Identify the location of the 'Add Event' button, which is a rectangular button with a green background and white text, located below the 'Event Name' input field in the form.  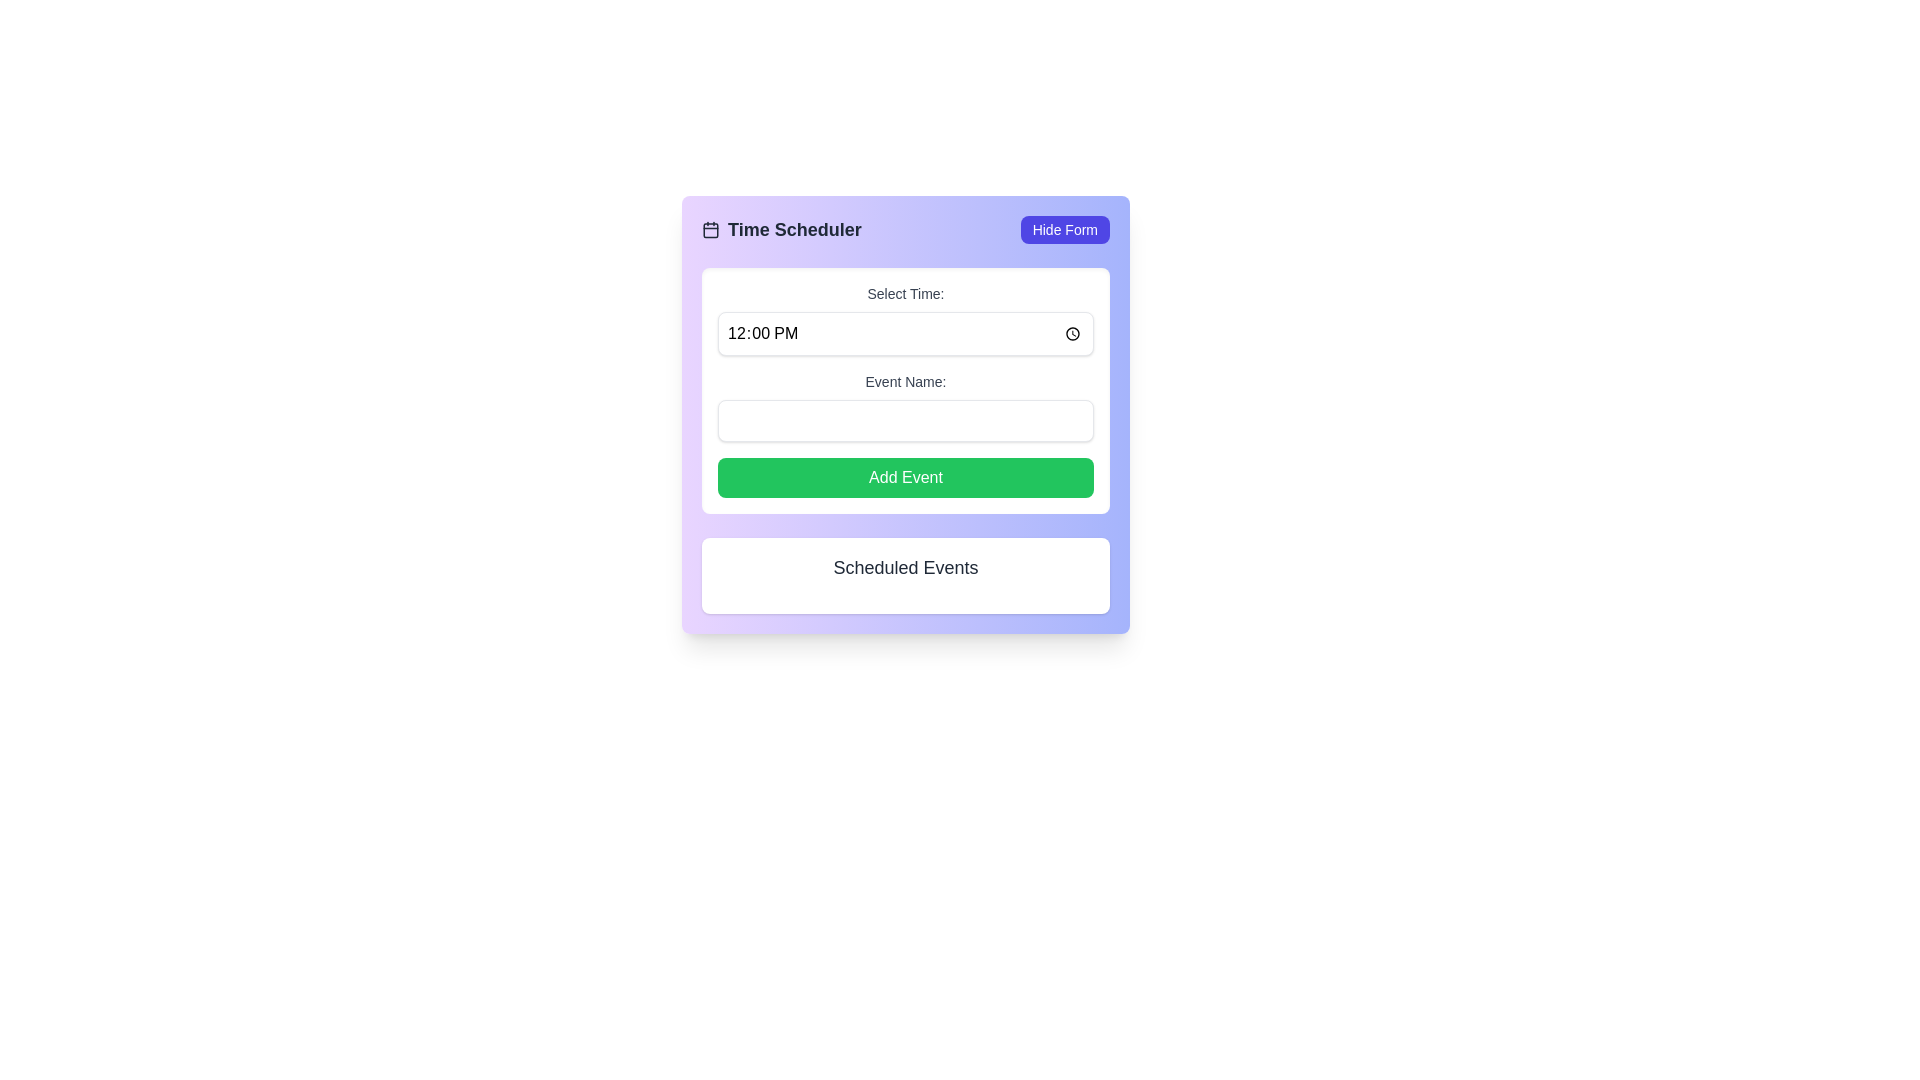
(905, 478).